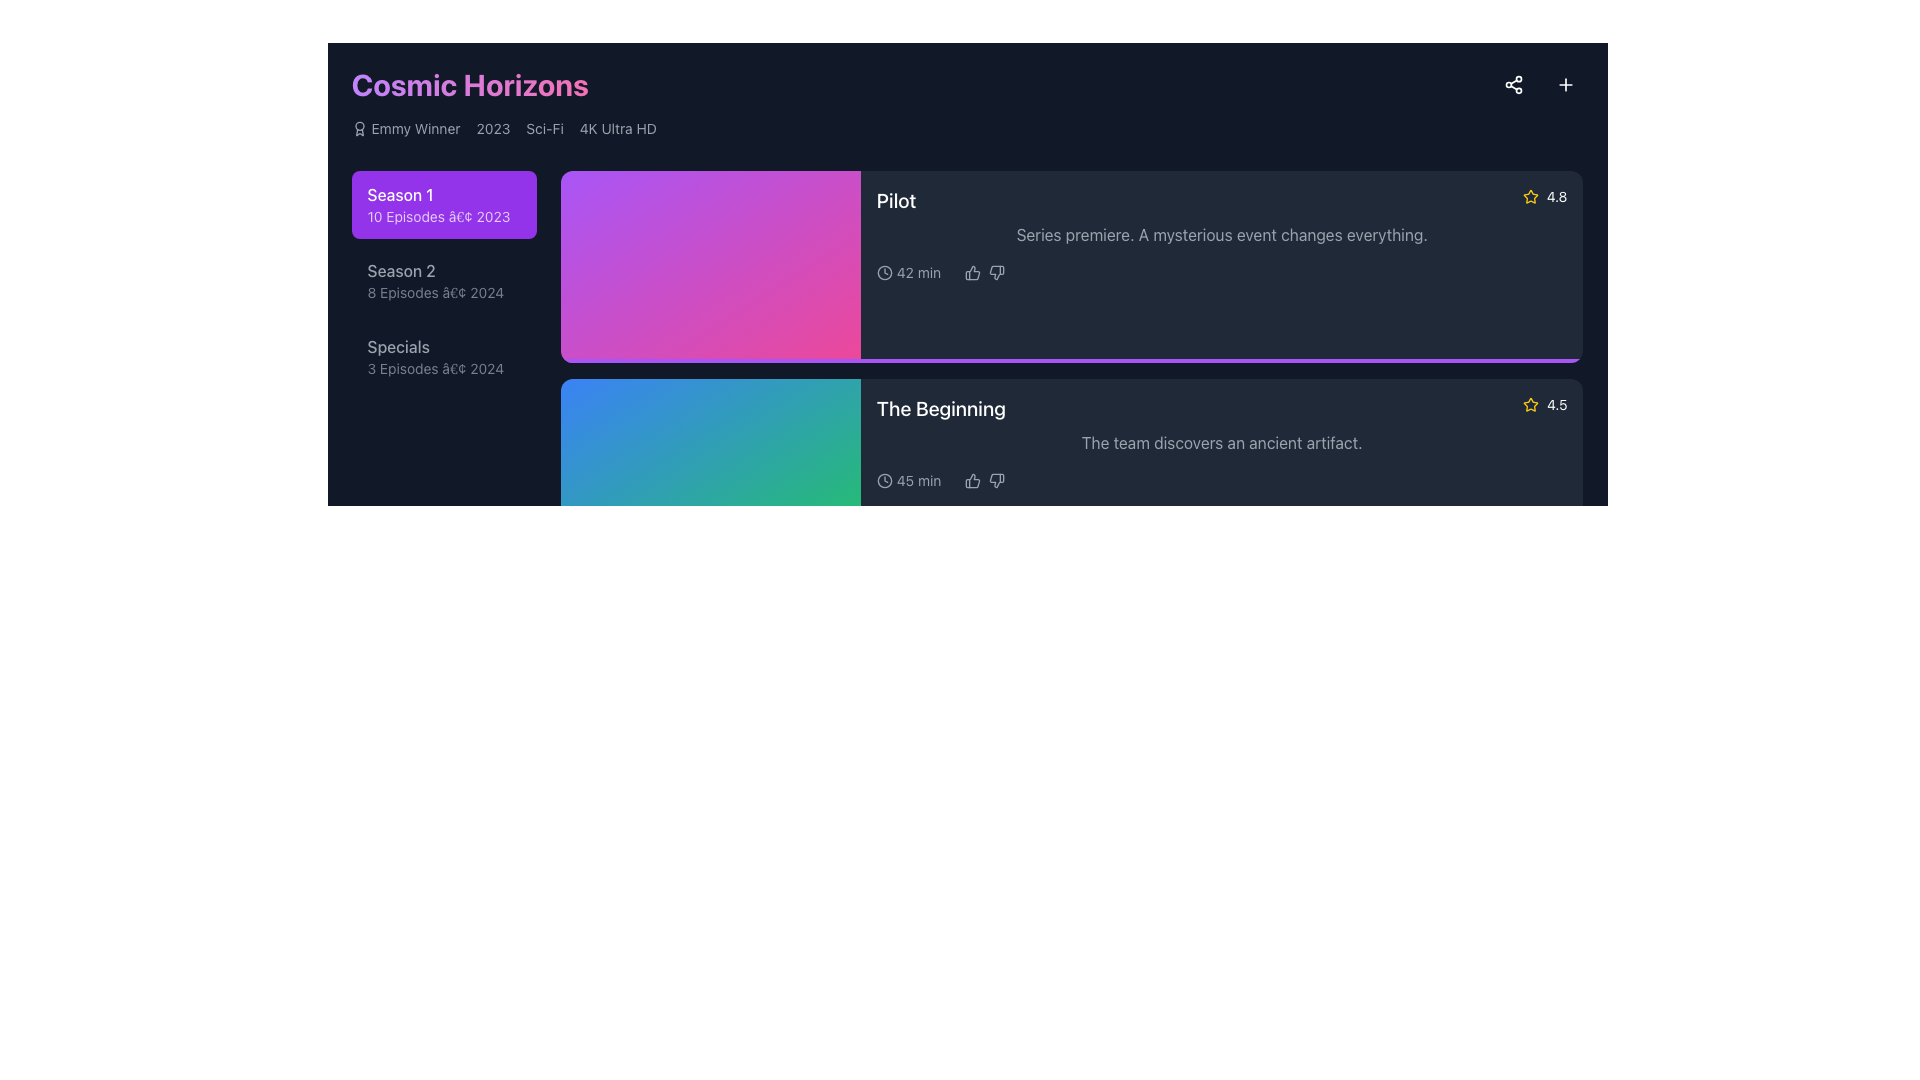 Image resolution: width=1920 pixels, height=1080 pixels. Describe the element at coordinates (883, 273) in the screenshot. I see `the clock SVG icon located to the left of the '42 min' text in the 'Pilot' episode section of the episode list` at that location.